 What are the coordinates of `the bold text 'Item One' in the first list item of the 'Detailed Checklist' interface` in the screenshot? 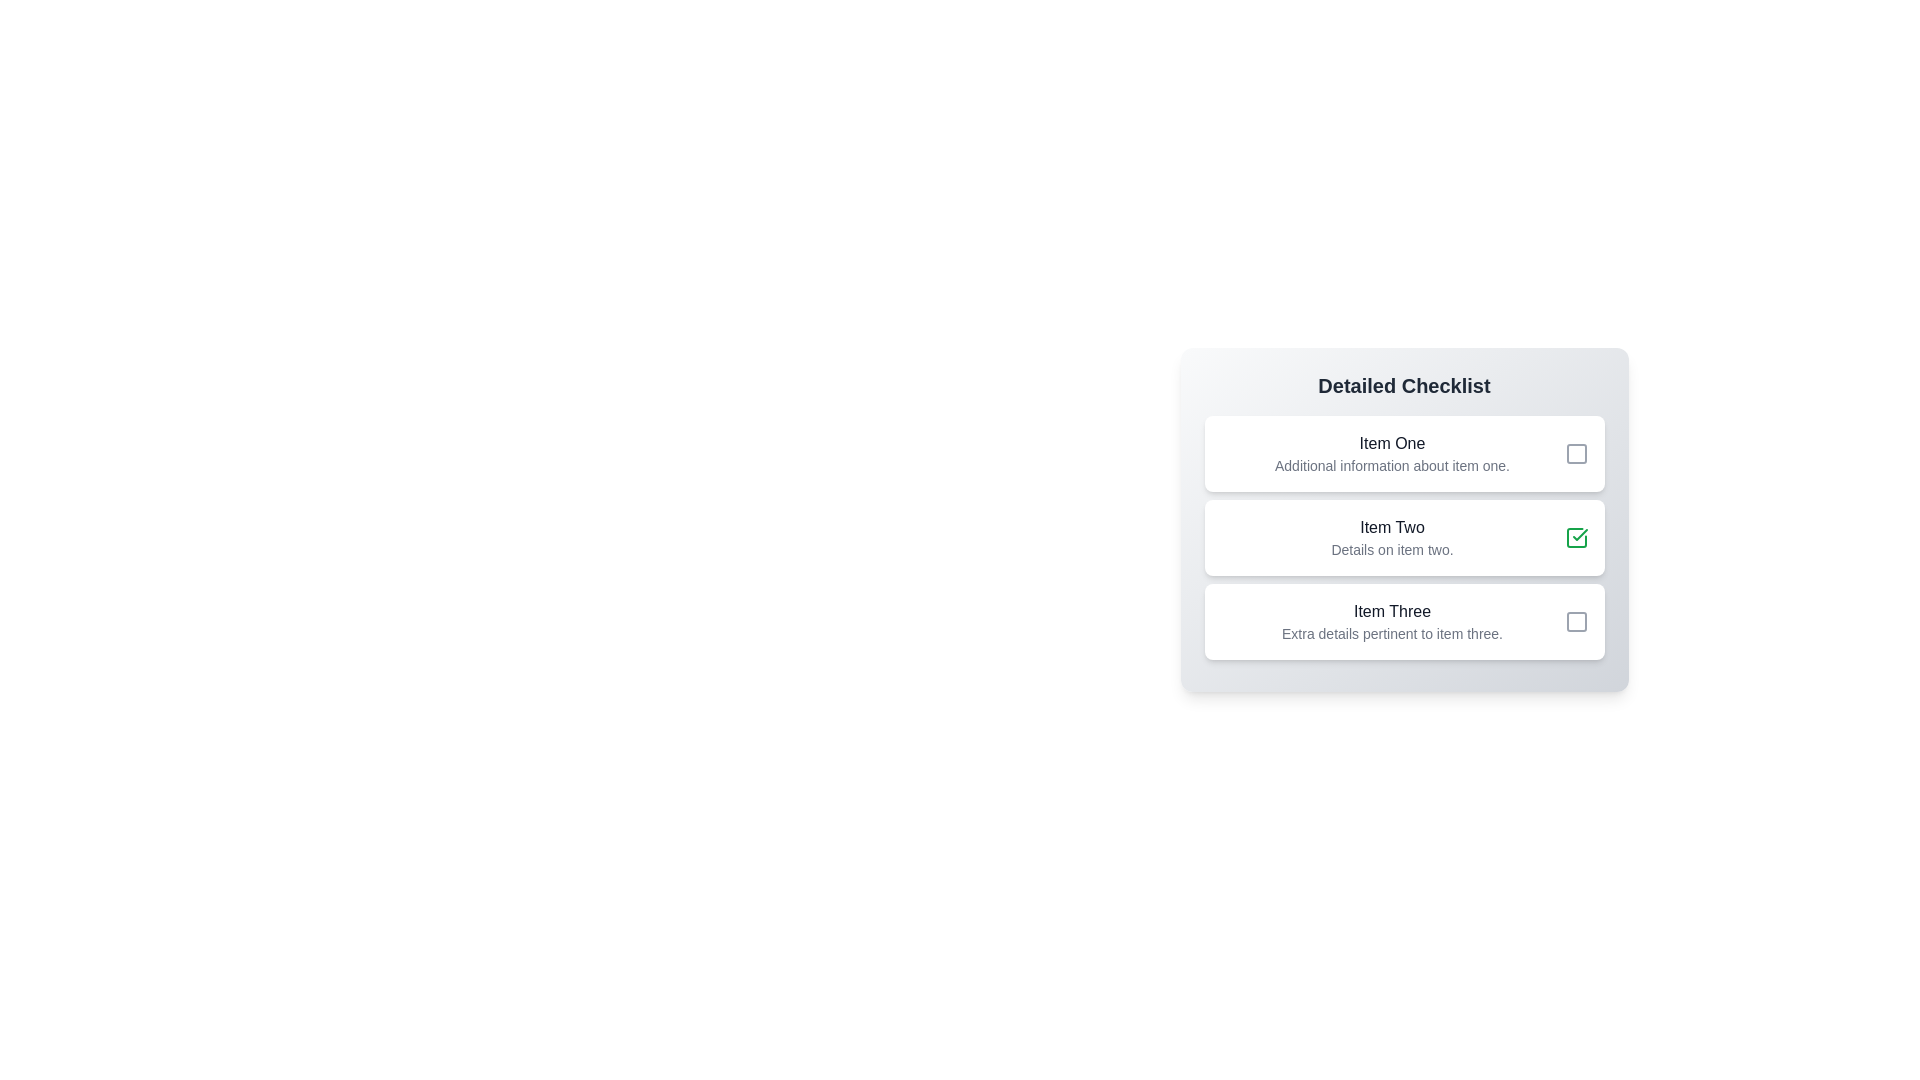 It's located at (1391, 442).